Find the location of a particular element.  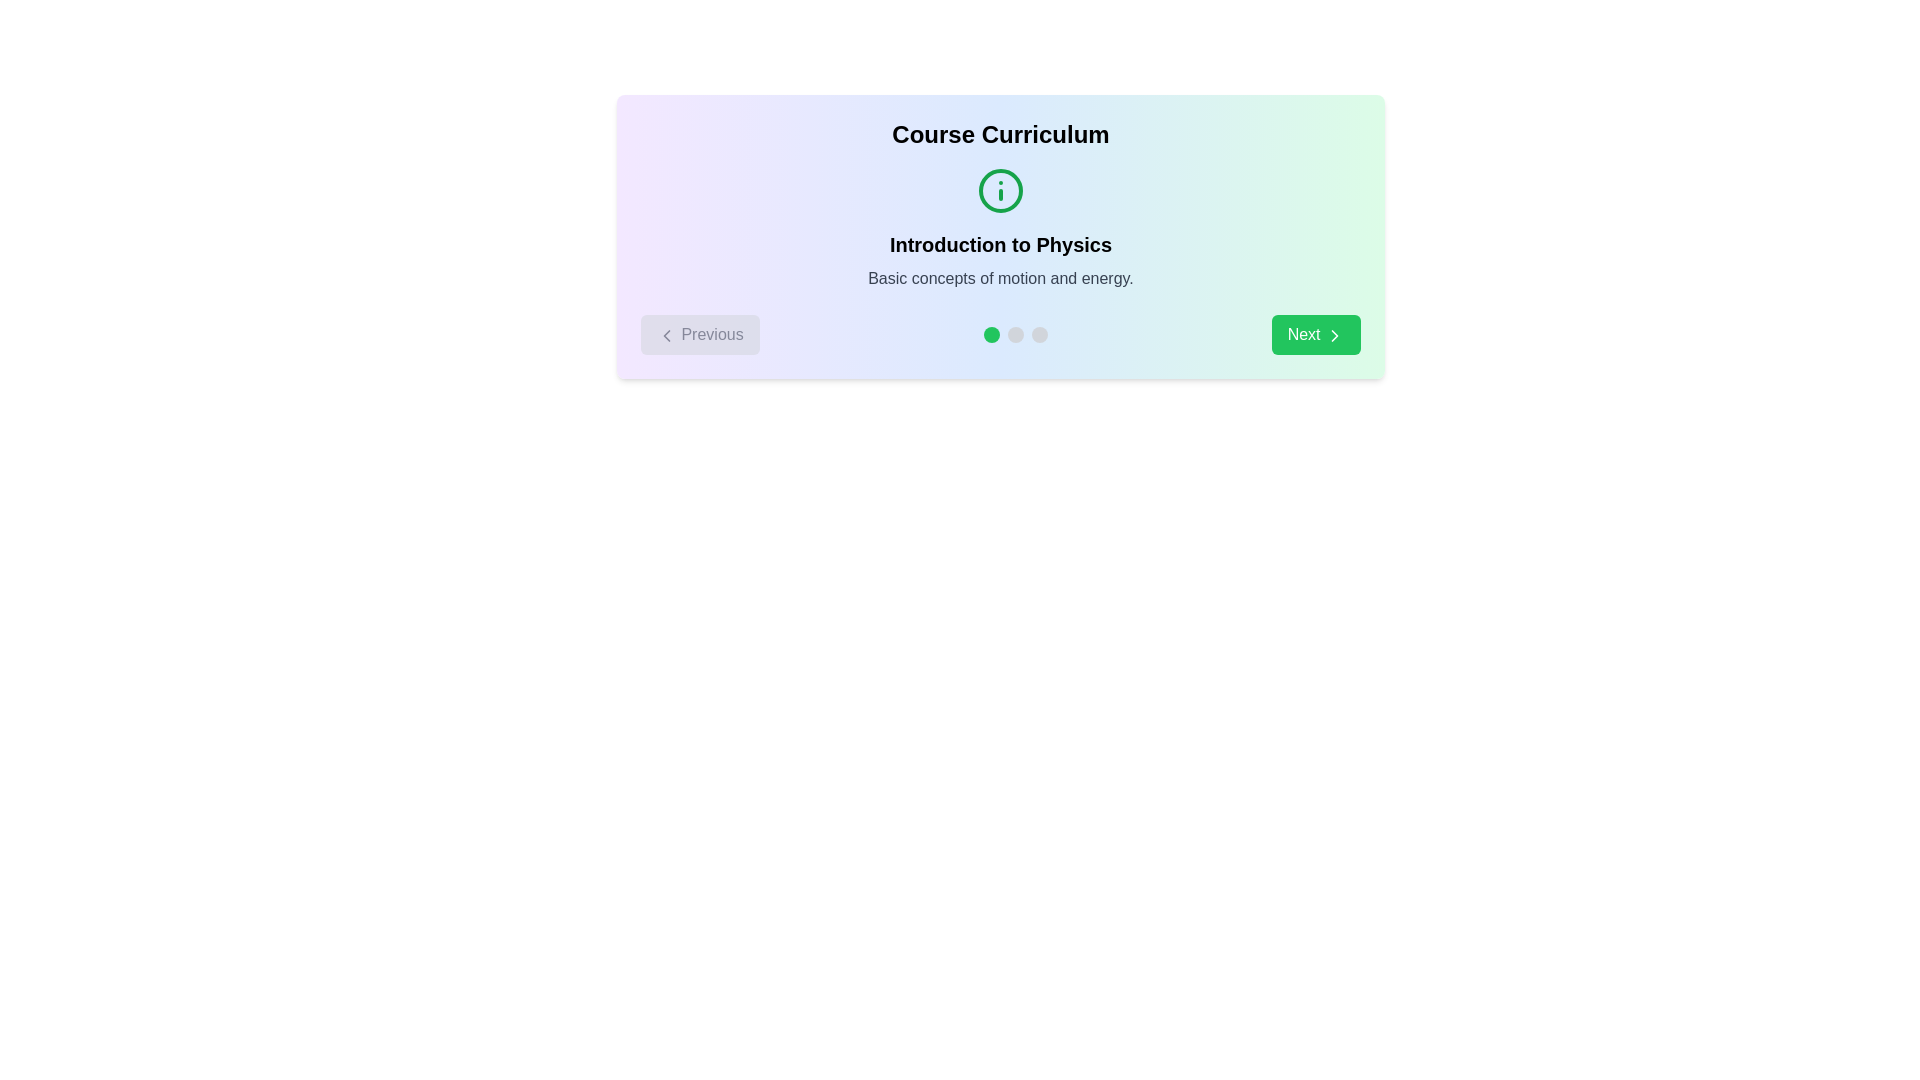

the left-pointing chevron icon within the 'Previous' button is located at coordinates (667, 334).